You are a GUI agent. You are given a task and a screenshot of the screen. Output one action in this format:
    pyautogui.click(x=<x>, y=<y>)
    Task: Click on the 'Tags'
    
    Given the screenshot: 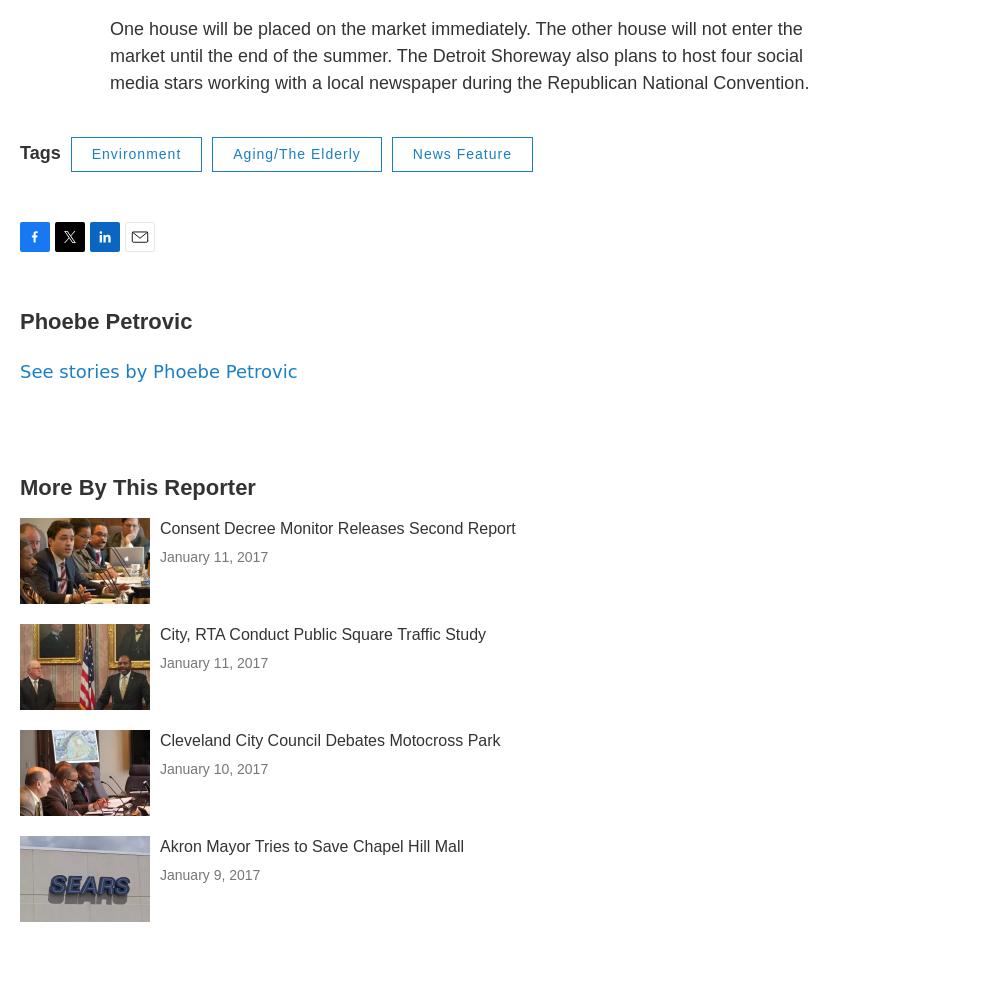 What is the action you would take?
    pyautogui.click(x=40, y=151)
    